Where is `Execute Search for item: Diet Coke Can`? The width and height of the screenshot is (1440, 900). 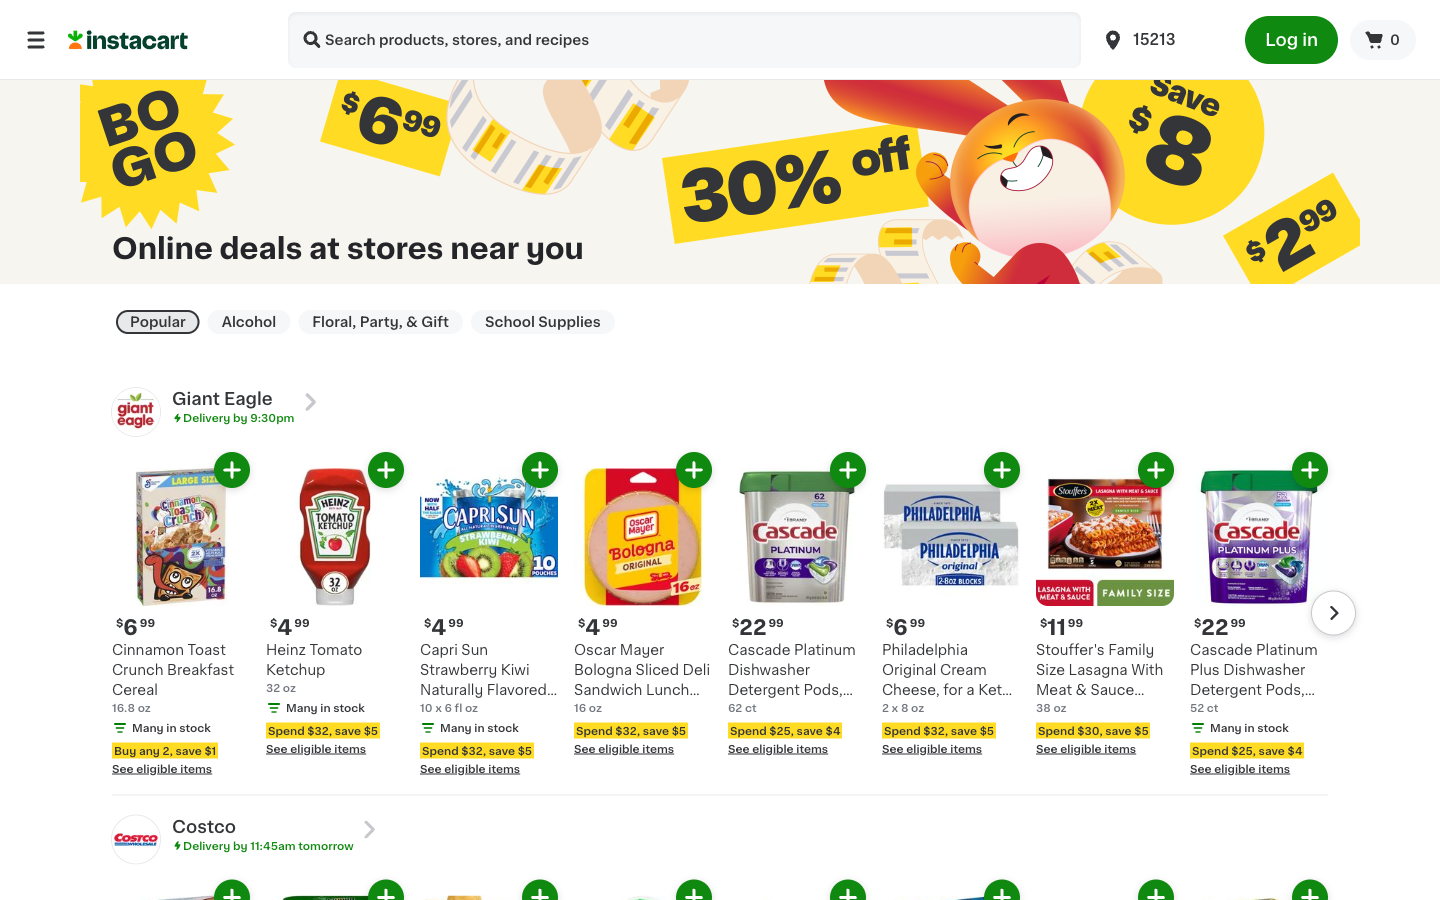 Execute Search for item: Diet Coke Can is located at coordinates (312, 41).